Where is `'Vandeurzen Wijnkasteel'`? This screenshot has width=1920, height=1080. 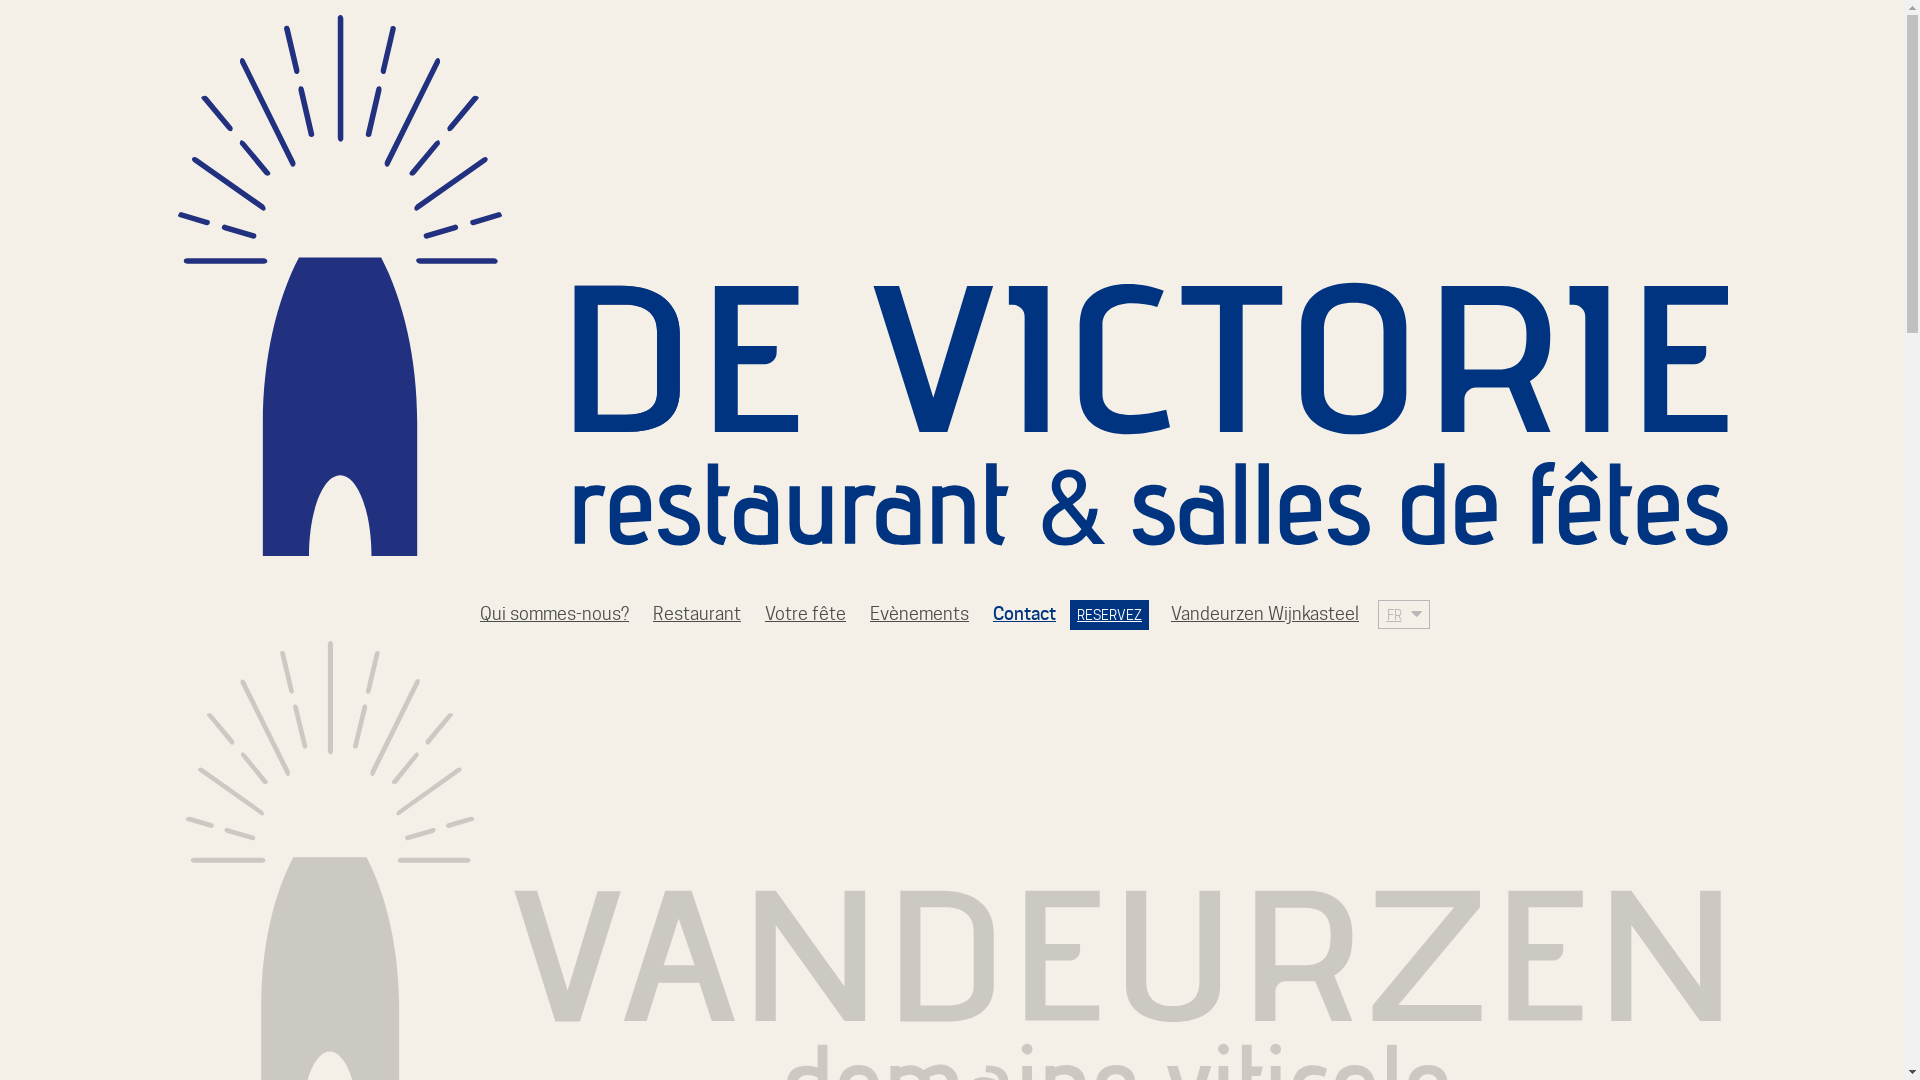
'Vandeurzen Wijnkasteel' is located at coordinates (1264, 612).